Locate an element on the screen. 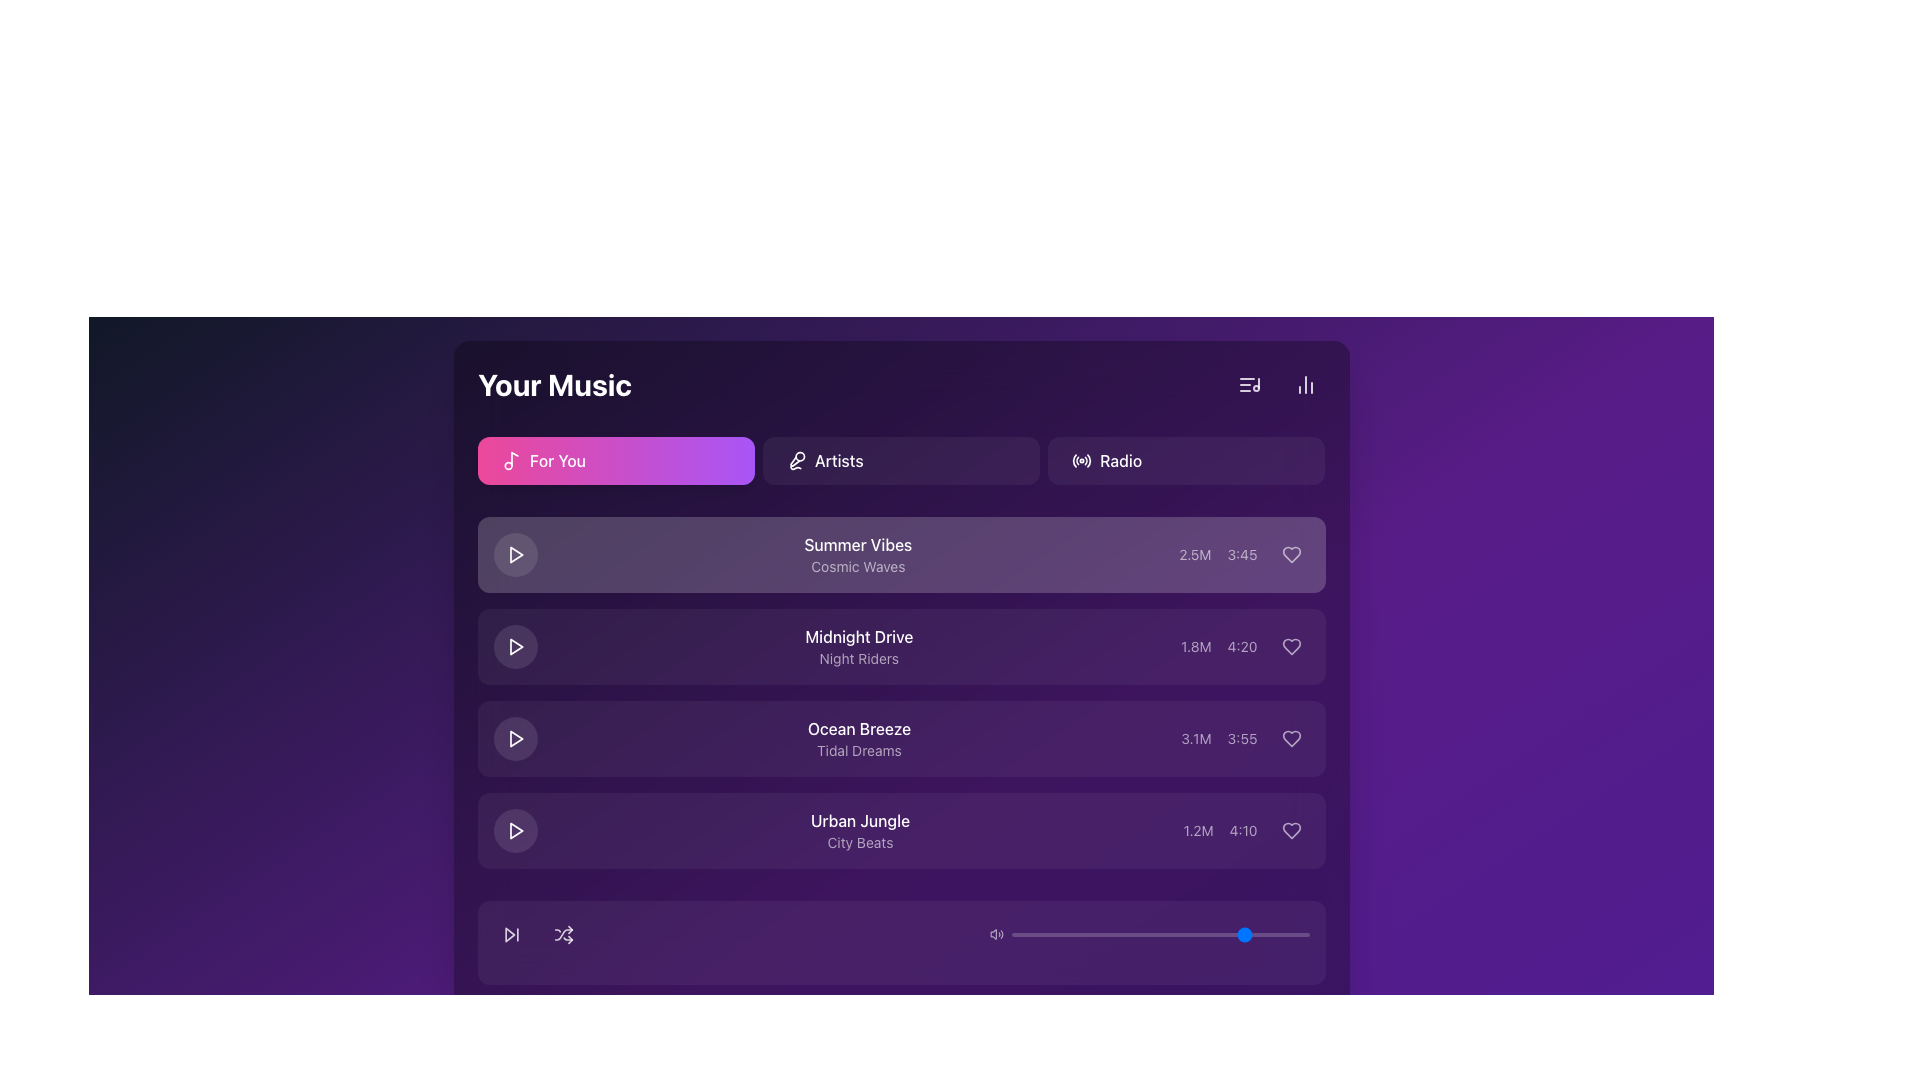 The width and height of the screenshot is (1920, 1080). on the musical note icon located is located at coordinates (511, 461).